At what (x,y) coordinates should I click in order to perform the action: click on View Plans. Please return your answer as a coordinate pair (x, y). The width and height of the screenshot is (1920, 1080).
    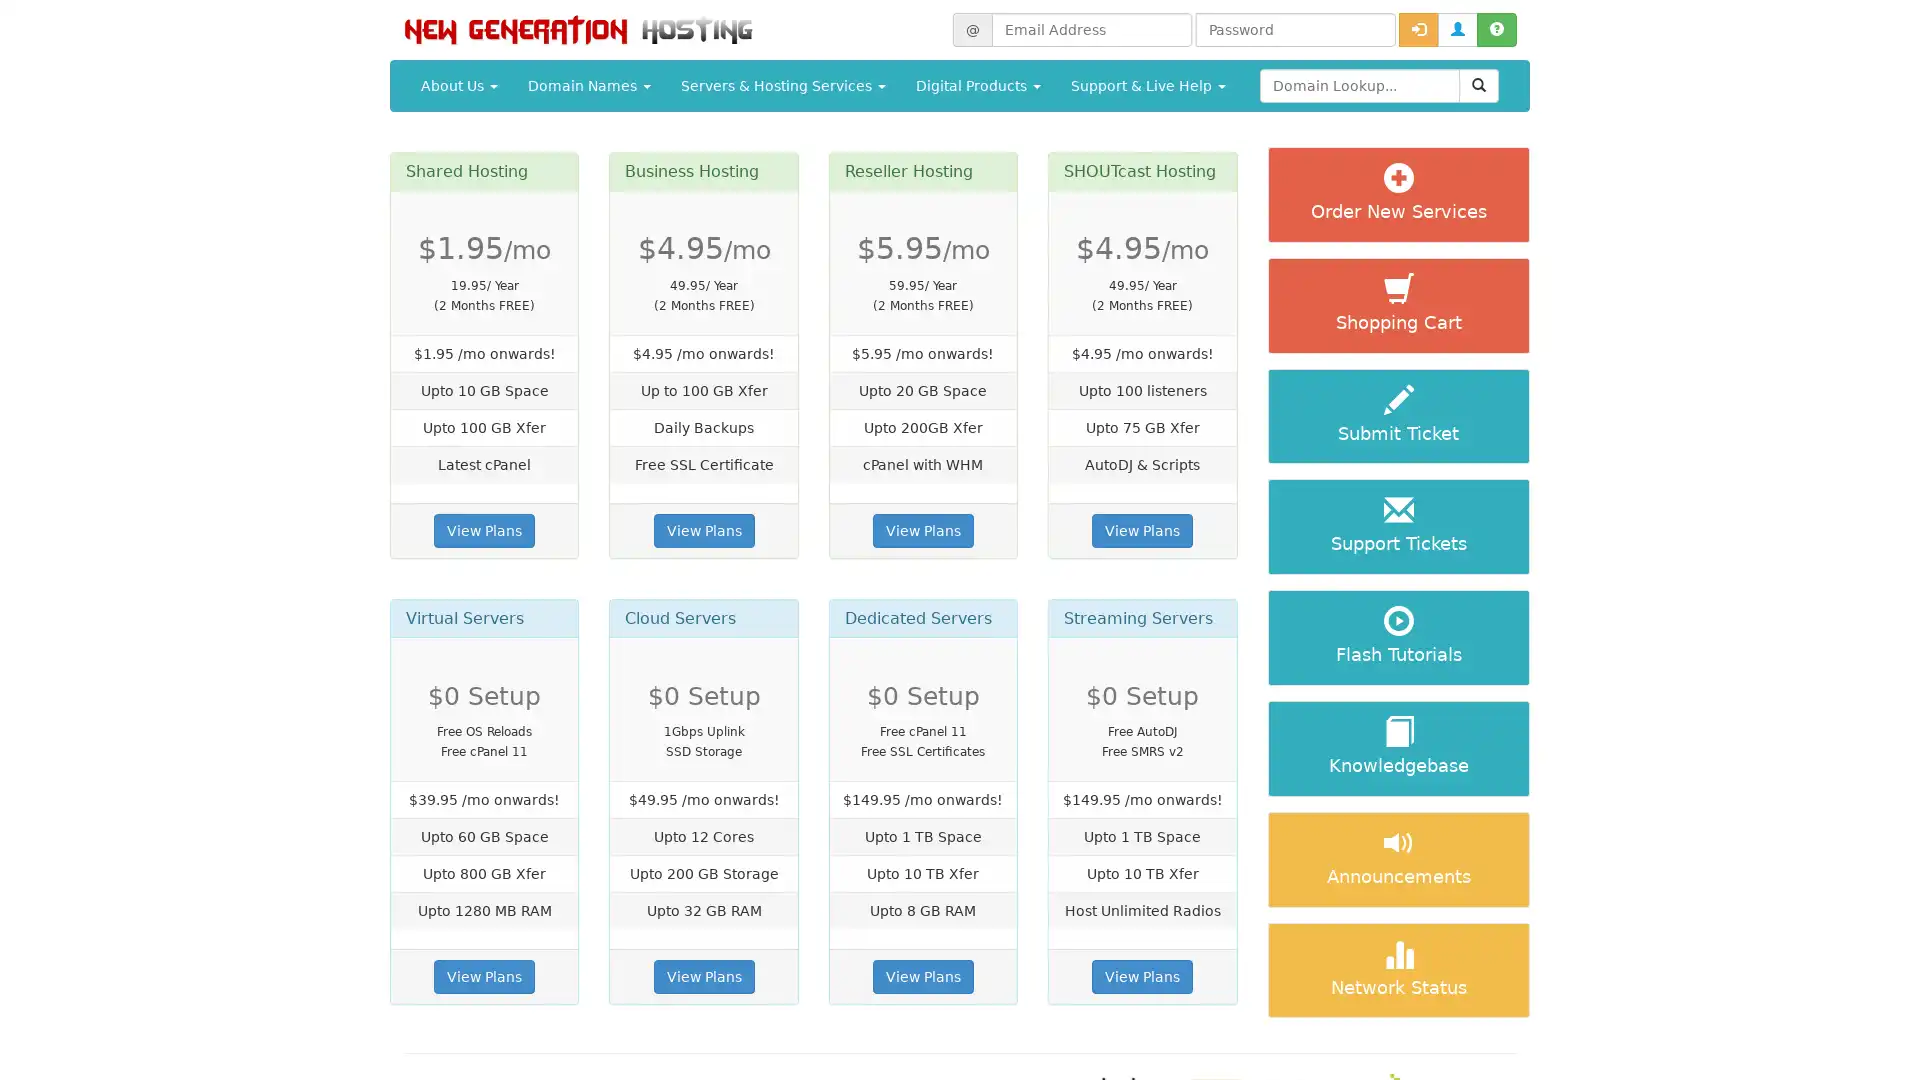
    Looking at the image, I should click on (484, 528).